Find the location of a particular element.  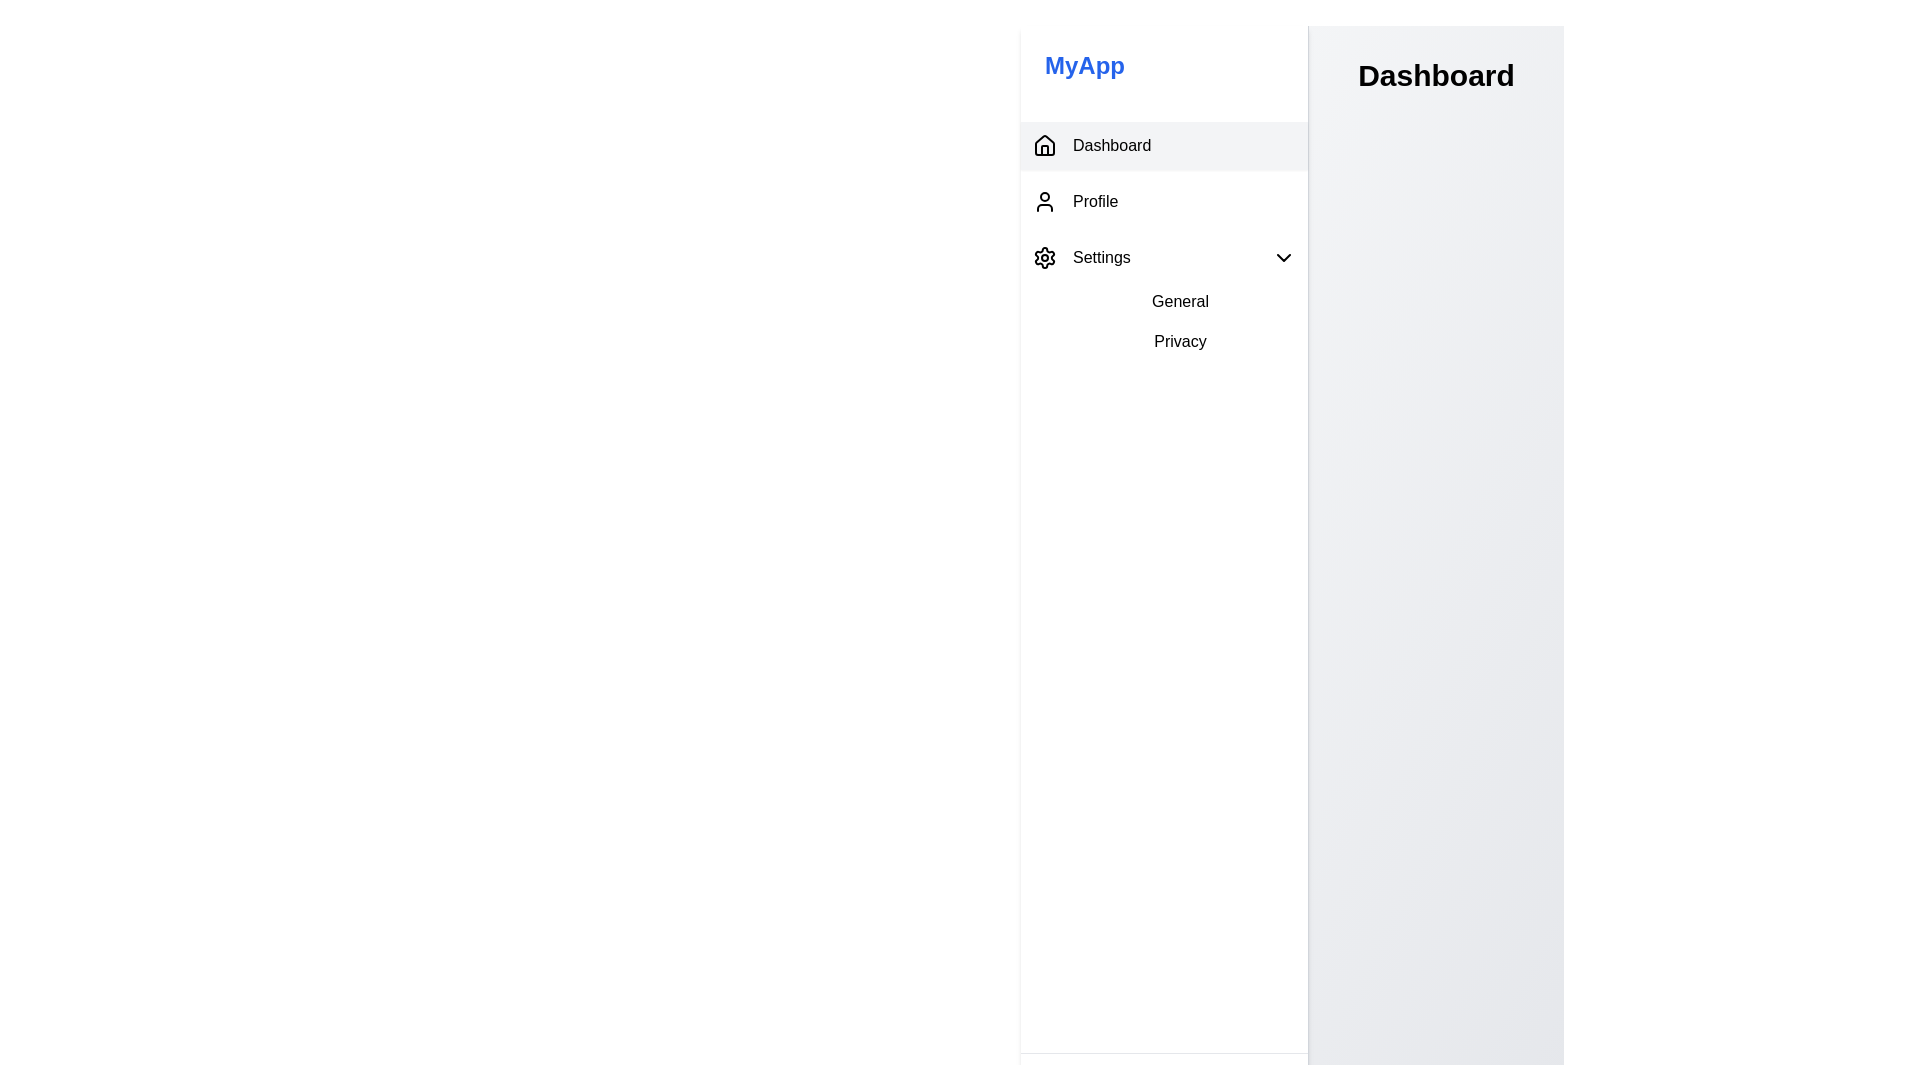

the house icon in the sidebar navigation associated with the 'Dashboard' option is located at coordinates (1044, 144).